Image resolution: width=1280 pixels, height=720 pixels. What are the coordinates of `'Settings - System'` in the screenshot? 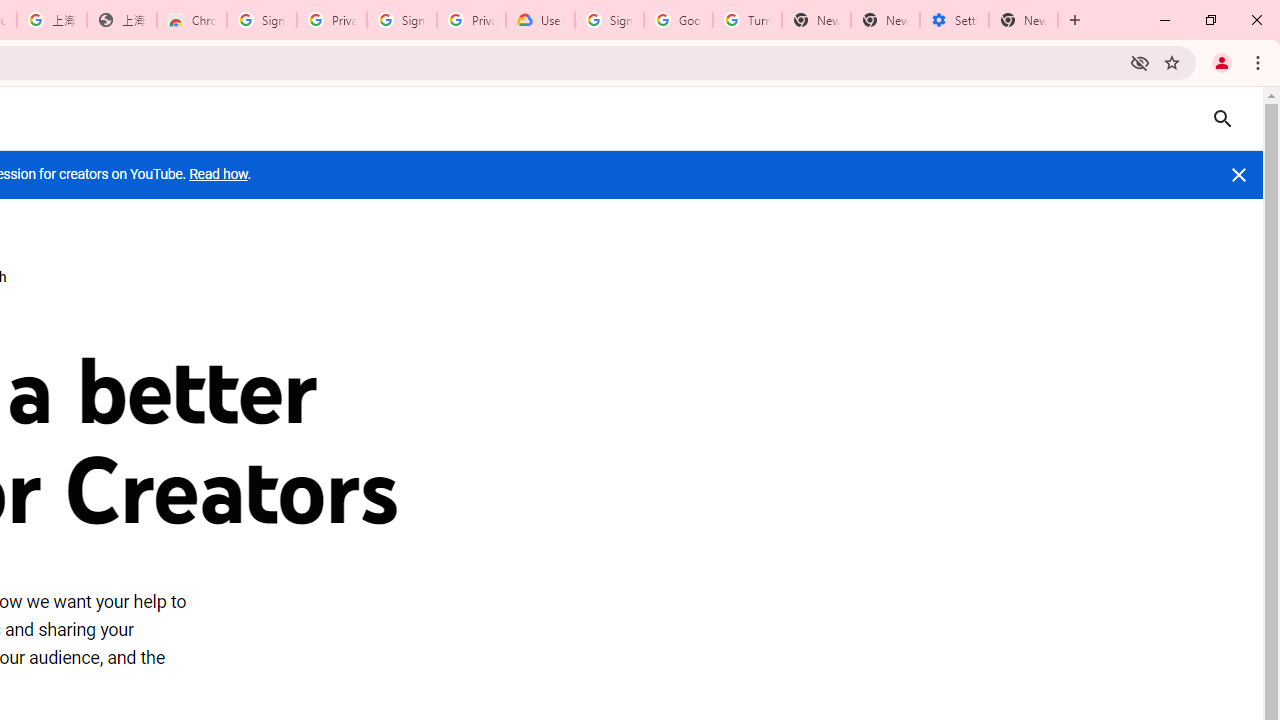 It's located at (953, 20).